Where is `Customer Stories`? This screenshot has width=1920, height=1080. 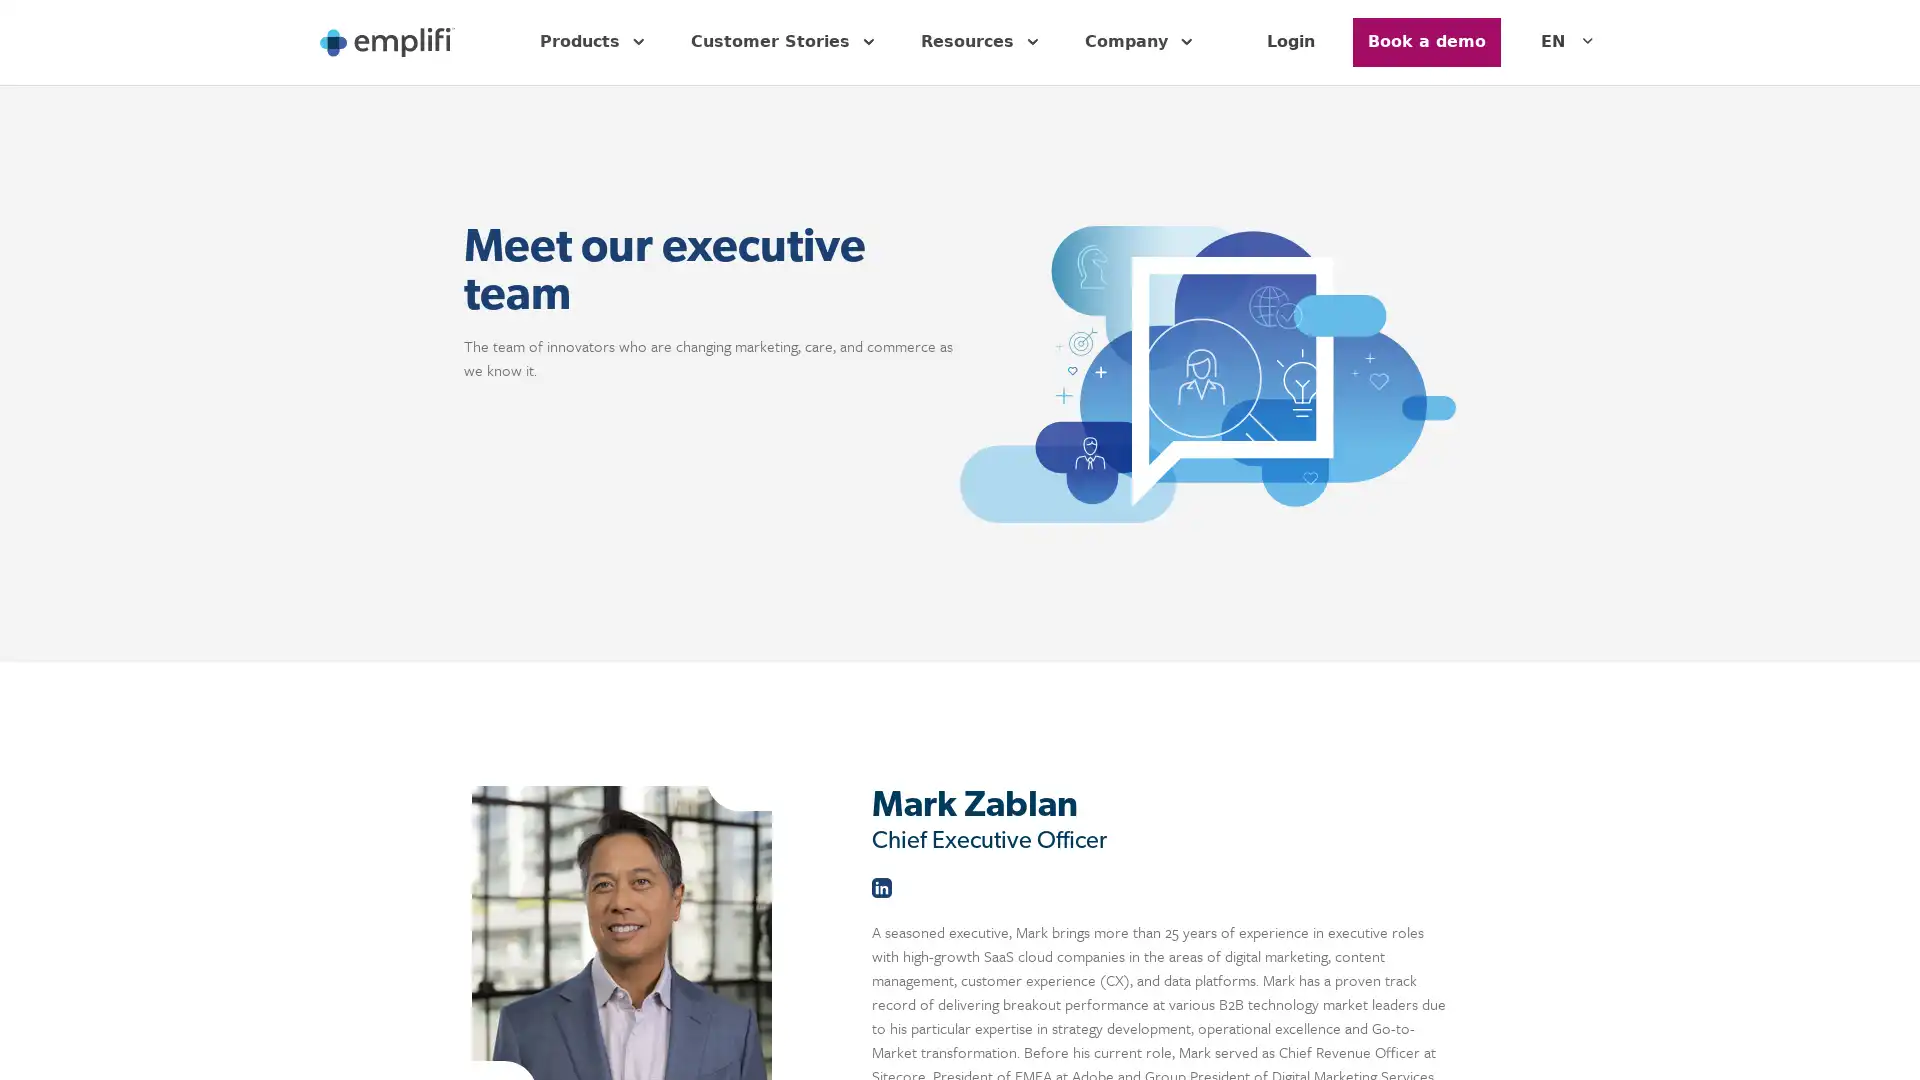
Customer Stories is located at coordinates (785, 42).